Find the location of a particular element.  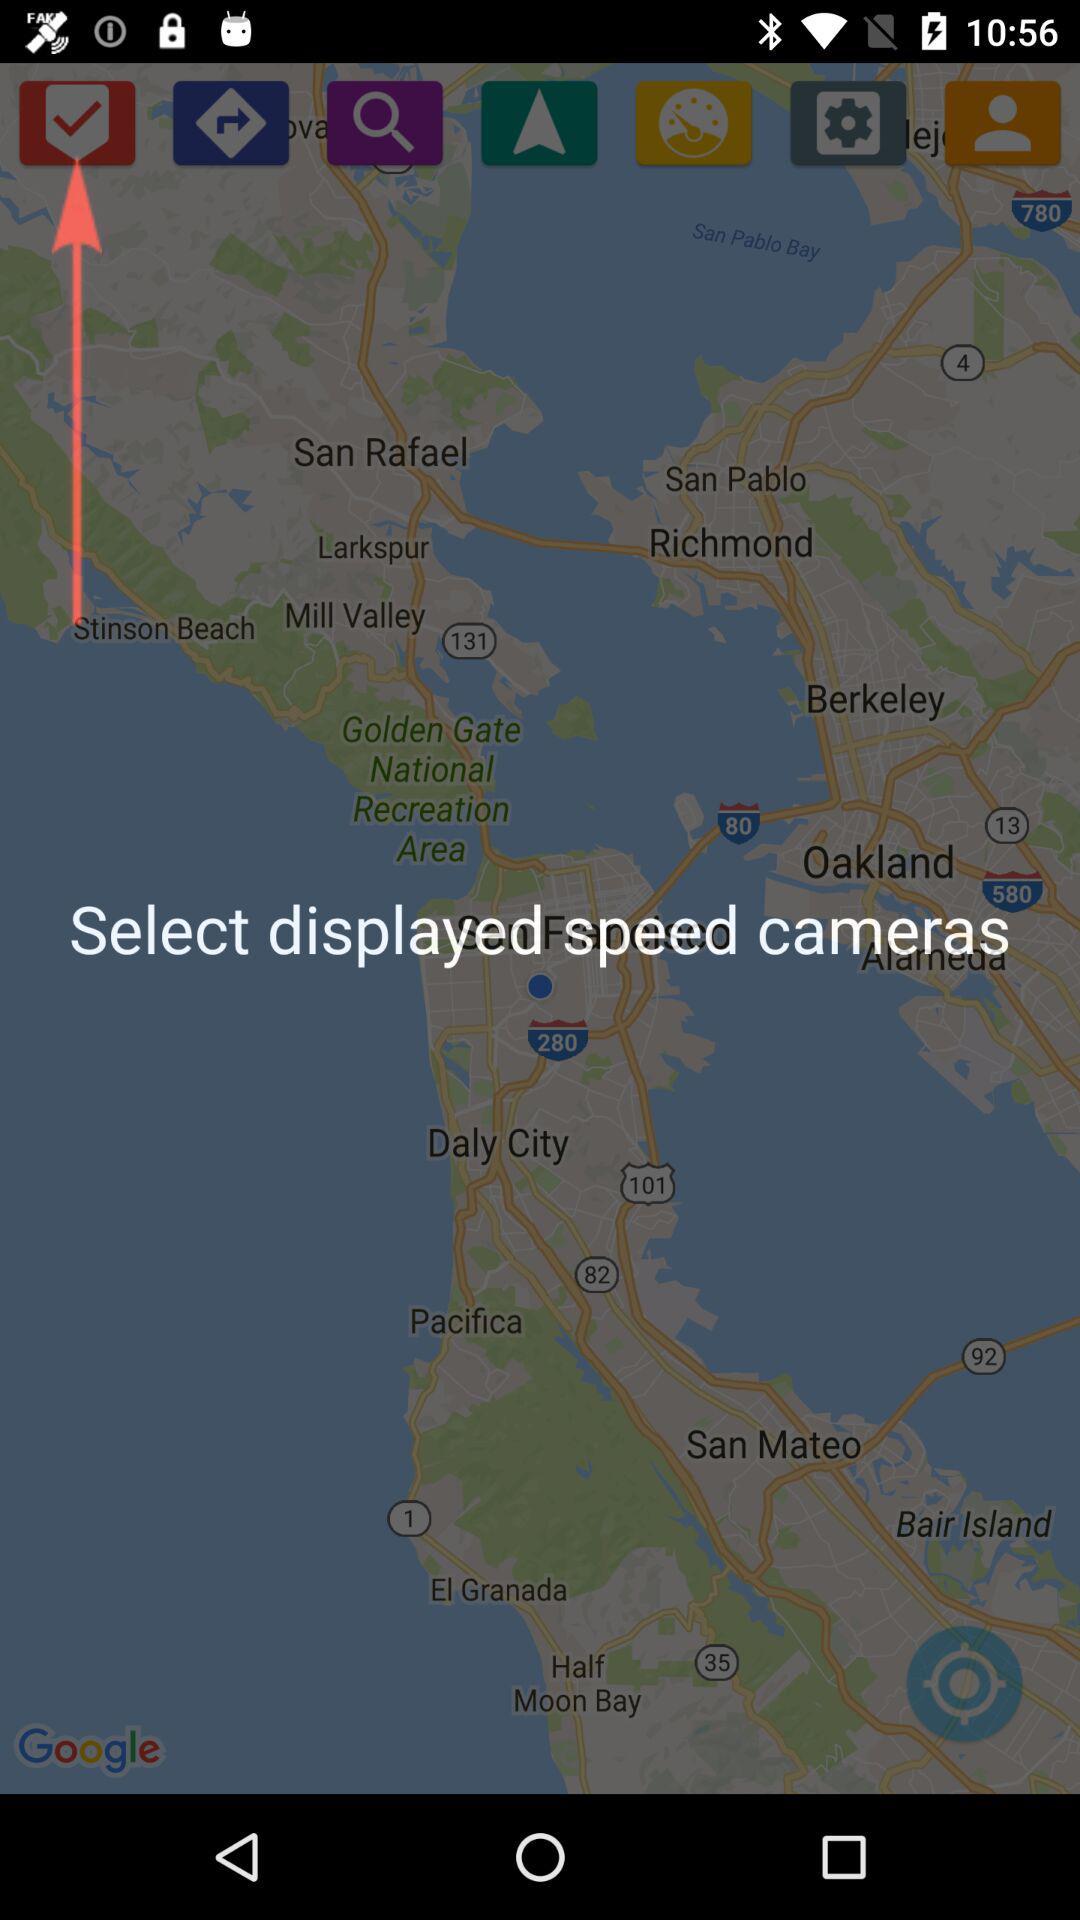

the avatar icon is located at coordinates (1002, 121).